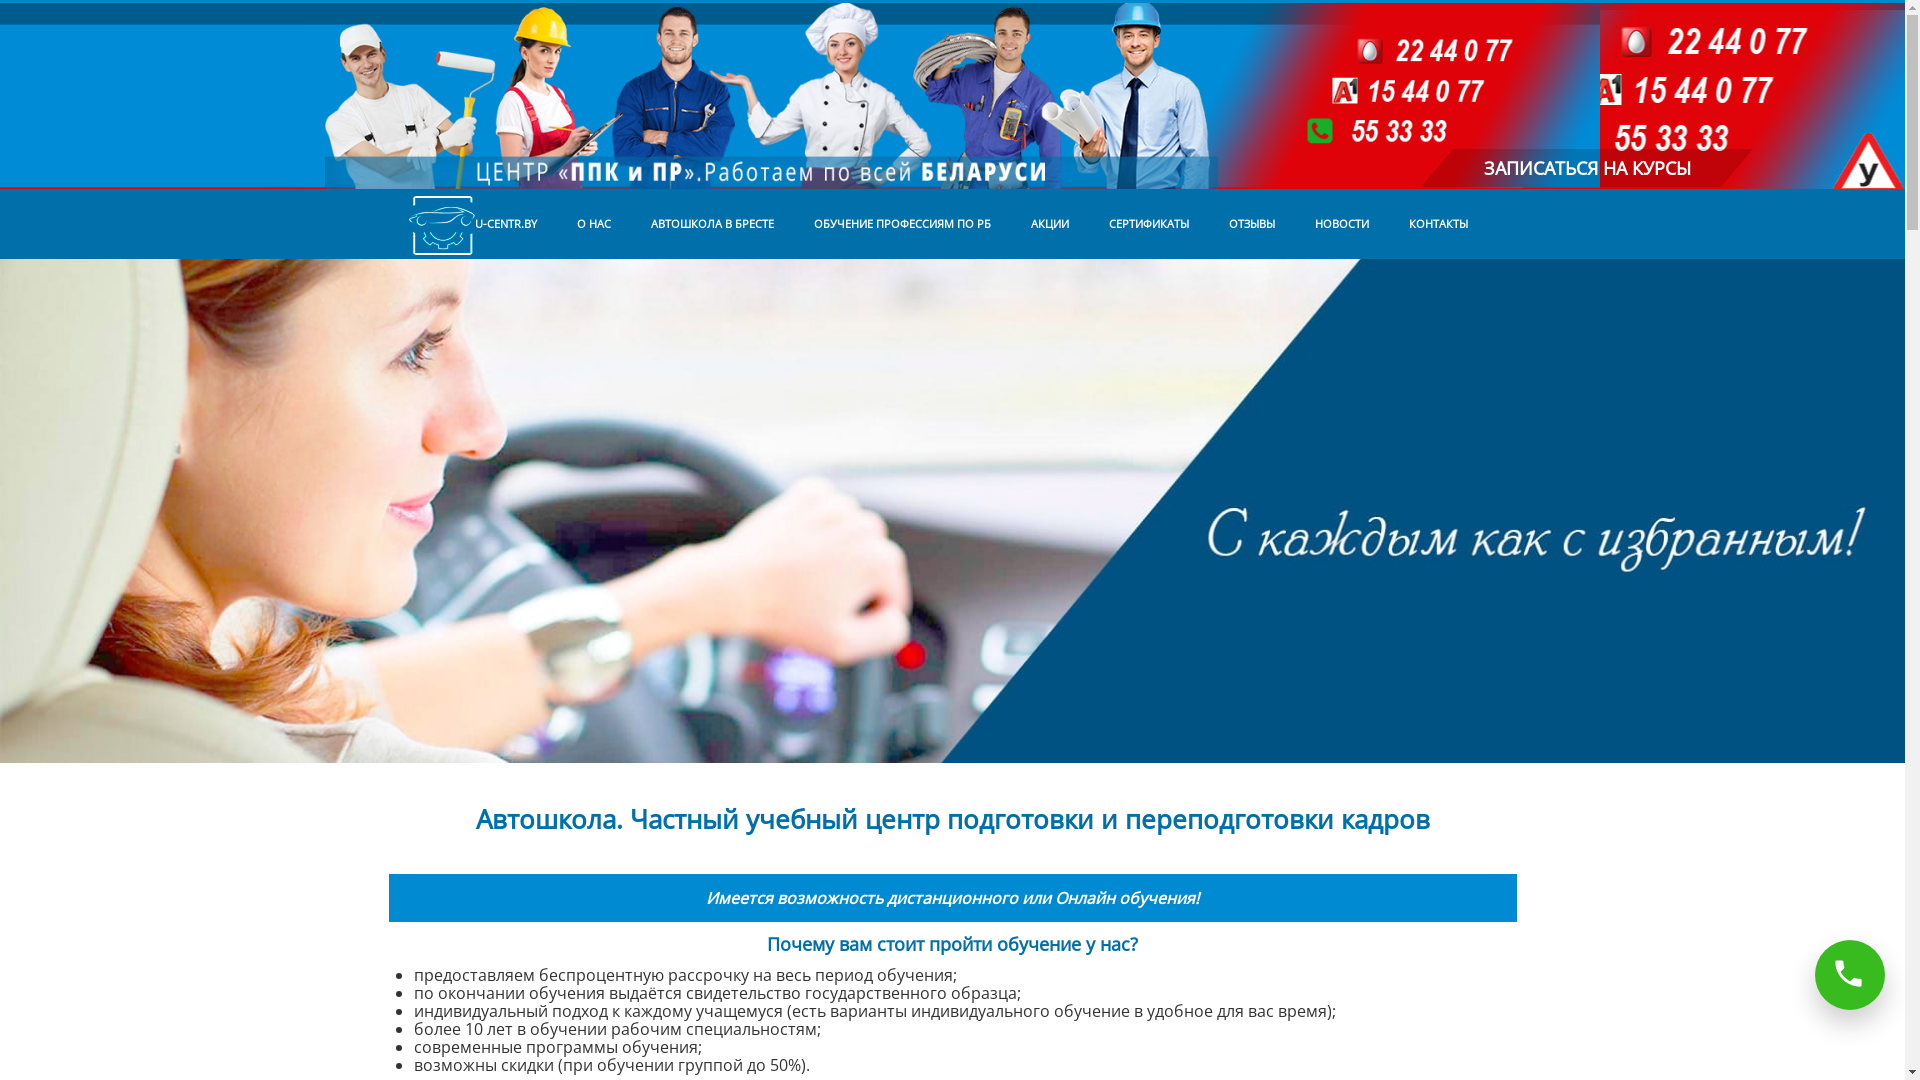  Describe the element at coordinates (470, 223) in the screenshot. I see `'U-CENTR.BY'` at that location.